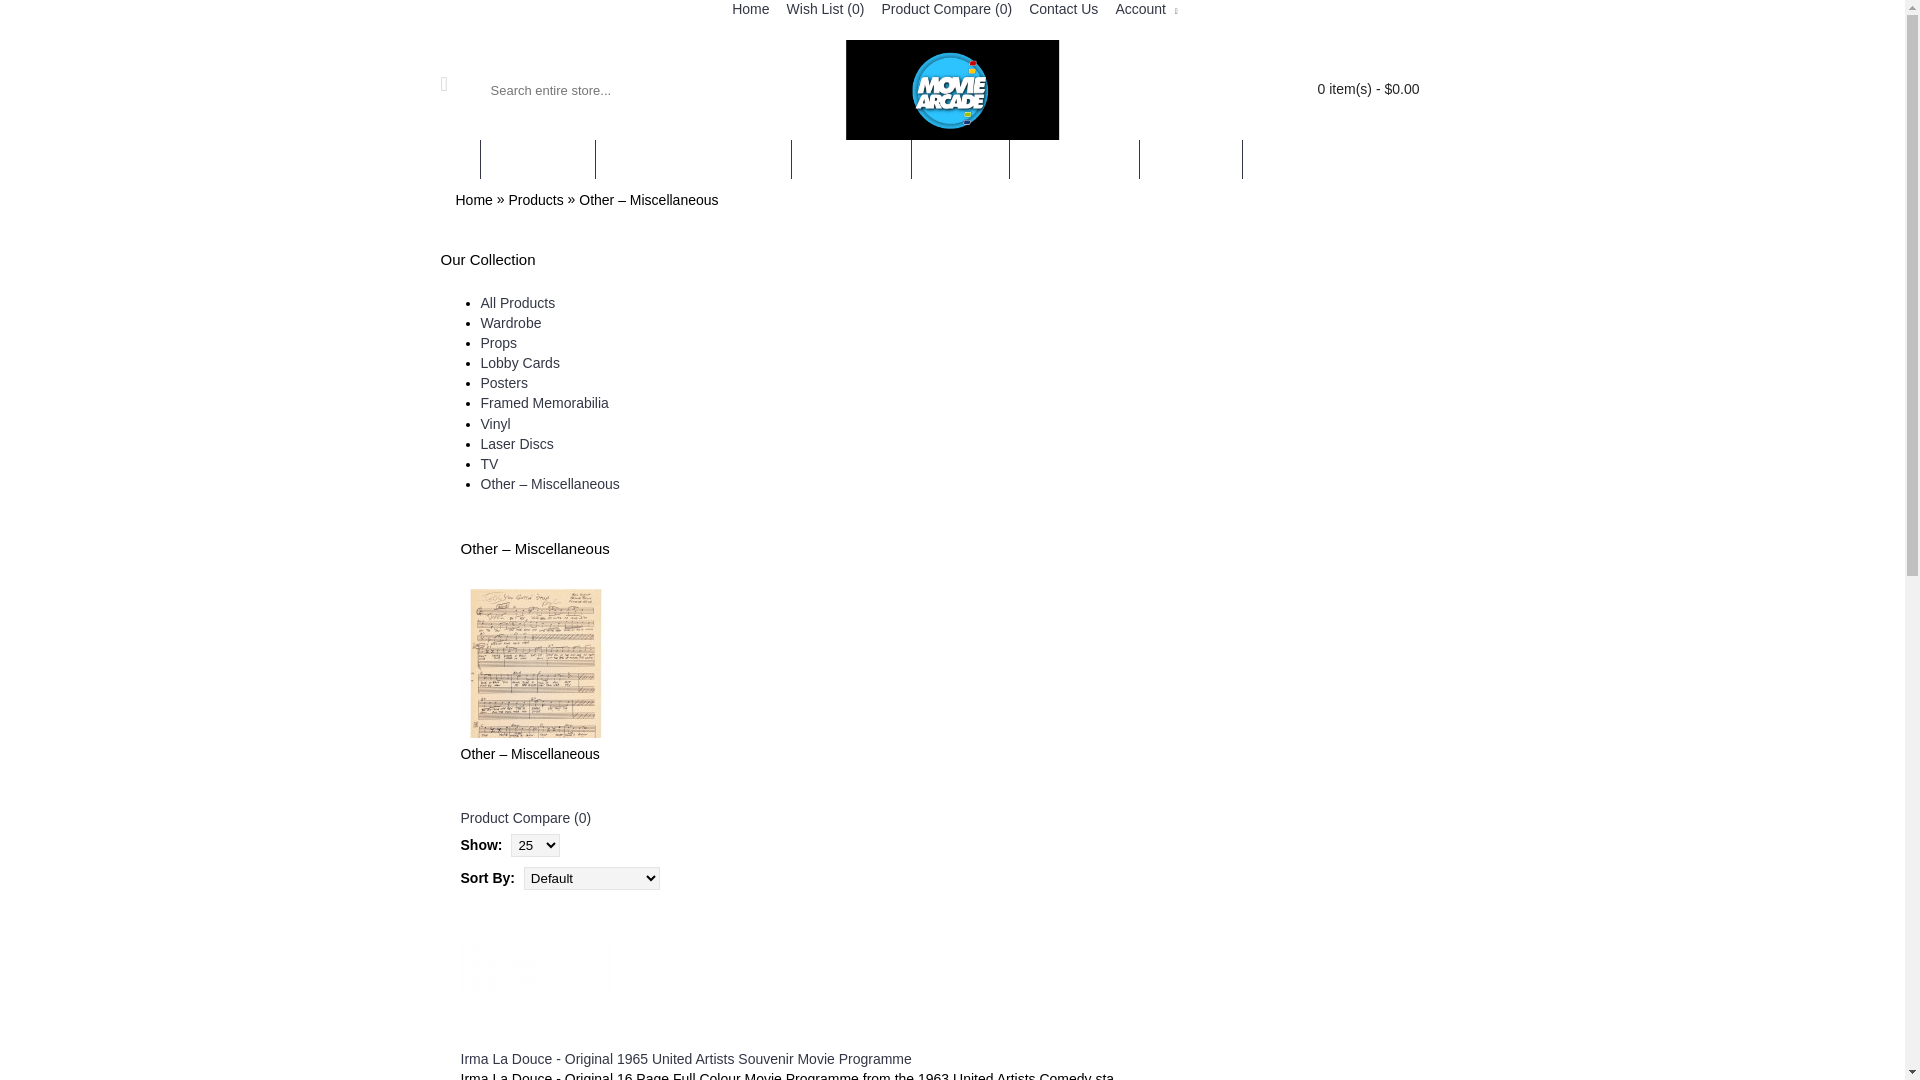  Describe the element at coordinates (517, 303) in the screenshot. I see `'All Products'` at that location.